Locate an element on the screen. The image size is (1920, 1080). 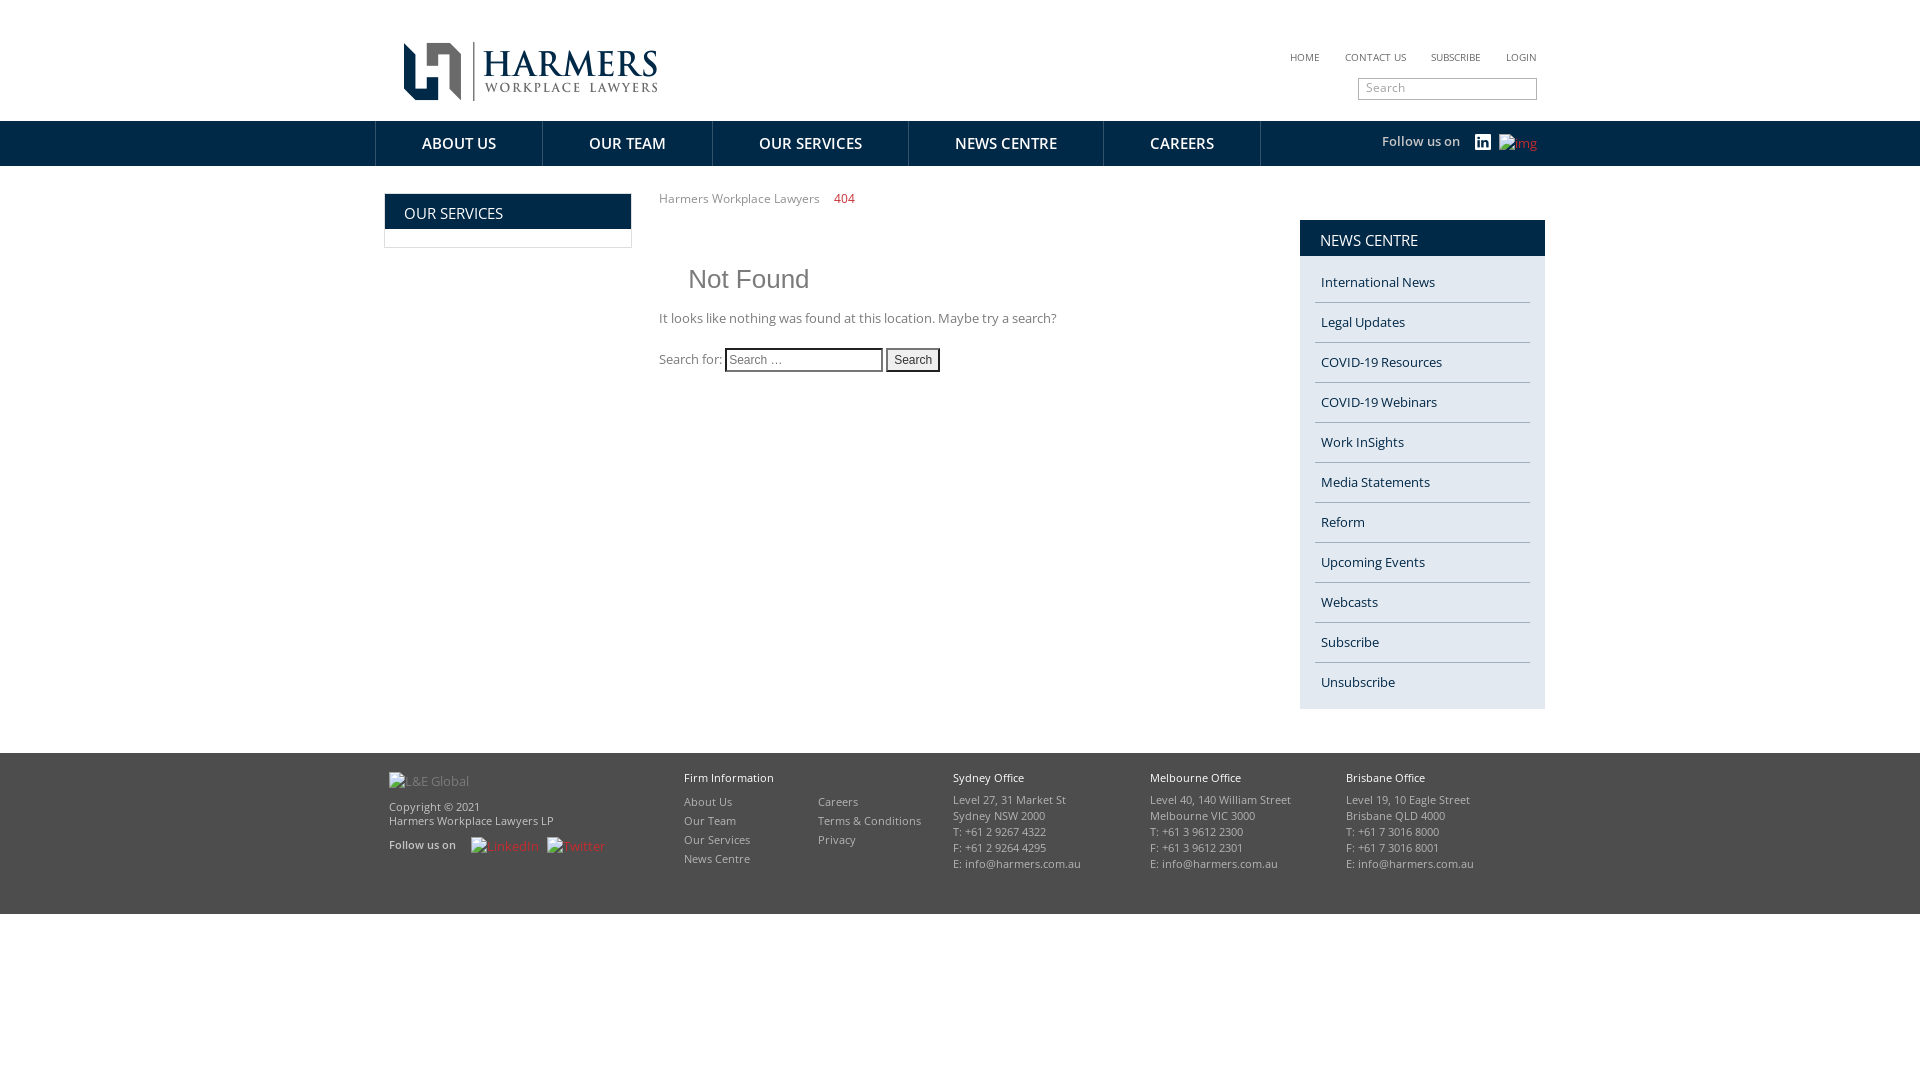
'ABOUT US' is located at coordinates (458, 142).